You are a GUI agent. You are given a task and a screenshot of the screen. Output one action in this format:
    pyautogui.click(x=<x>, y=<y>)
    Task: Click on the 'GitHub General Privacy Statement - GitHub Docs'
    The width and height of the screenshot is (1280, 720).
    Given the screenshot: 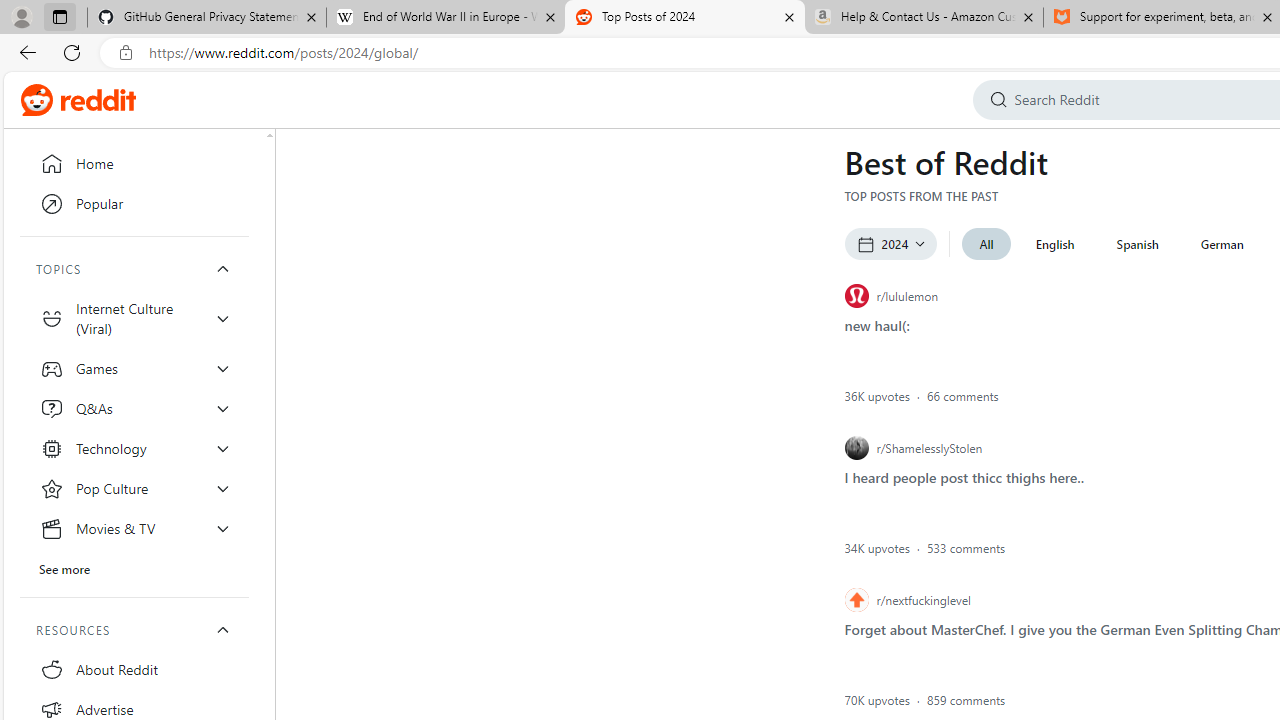 What is the action you would take?
    pyautogui.click(x=207, y=17)
    